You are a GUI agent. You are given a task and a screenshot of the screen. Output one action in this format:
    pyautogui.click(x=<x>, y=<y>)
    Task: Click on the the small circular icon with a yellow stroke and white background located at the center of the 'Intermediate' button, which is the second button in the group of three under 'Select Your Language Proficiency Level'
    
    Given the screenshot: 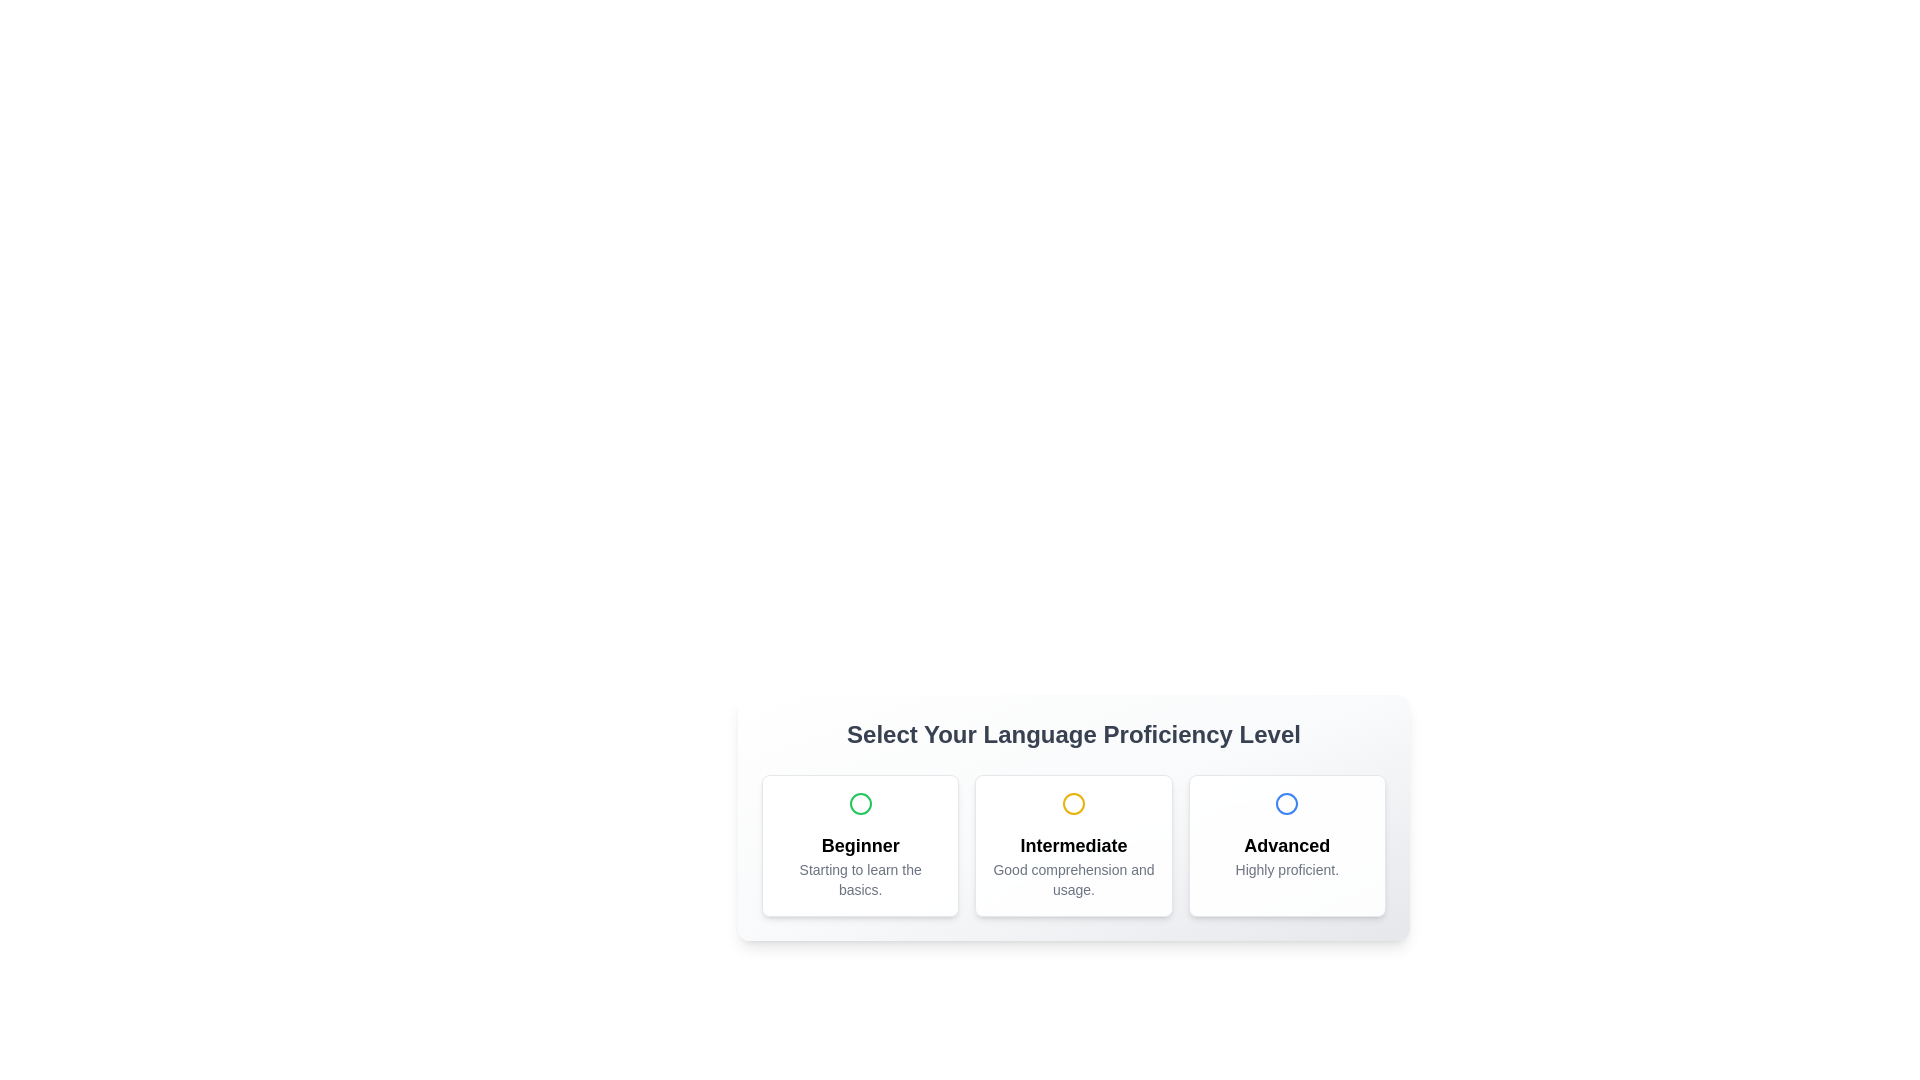 What is the action you would take?
    pyautogui.click(x=1073, y=802)
    